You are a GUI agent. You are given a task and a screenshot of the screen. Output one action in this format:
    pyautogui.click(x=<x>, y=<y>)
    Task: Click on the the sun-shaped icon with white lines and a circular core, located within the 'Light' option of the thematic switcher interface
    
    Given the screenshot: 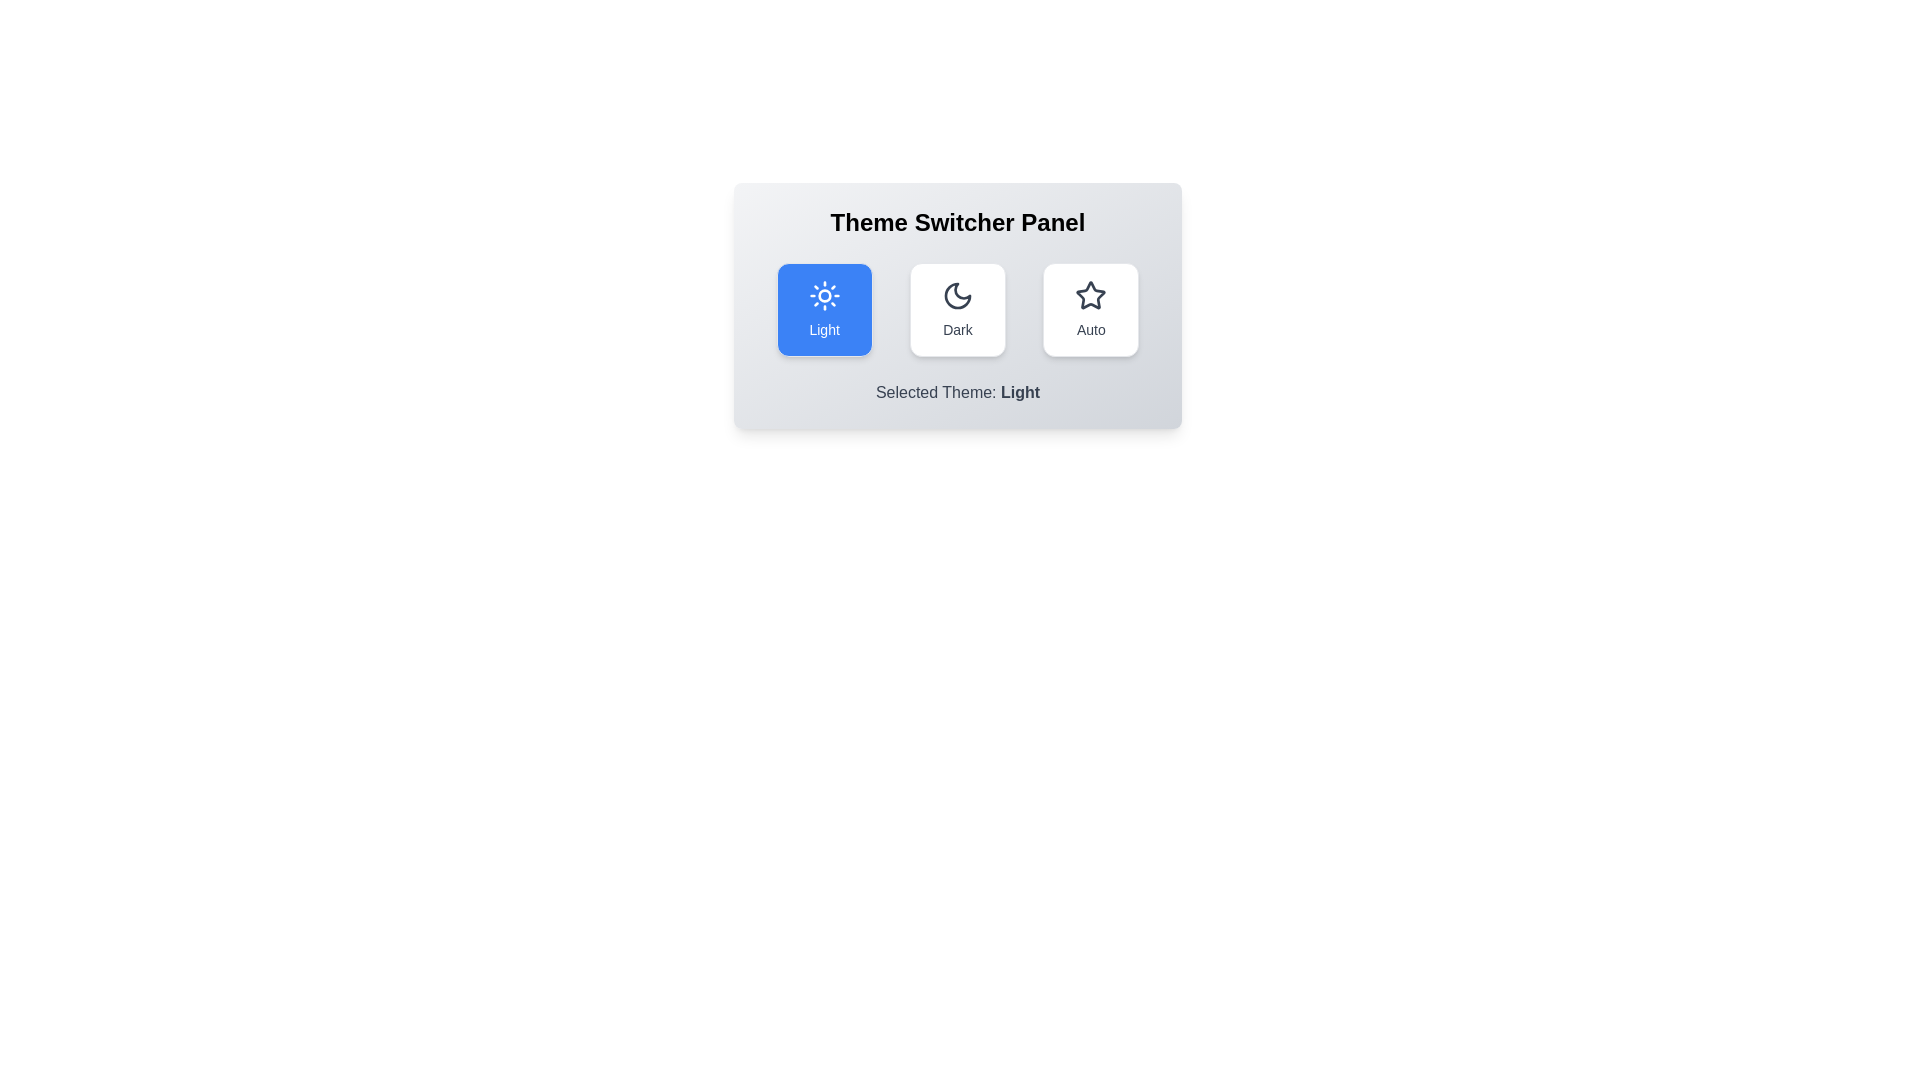 What is the action you would take?
    pyautogui.click(x=824, y=296)
    